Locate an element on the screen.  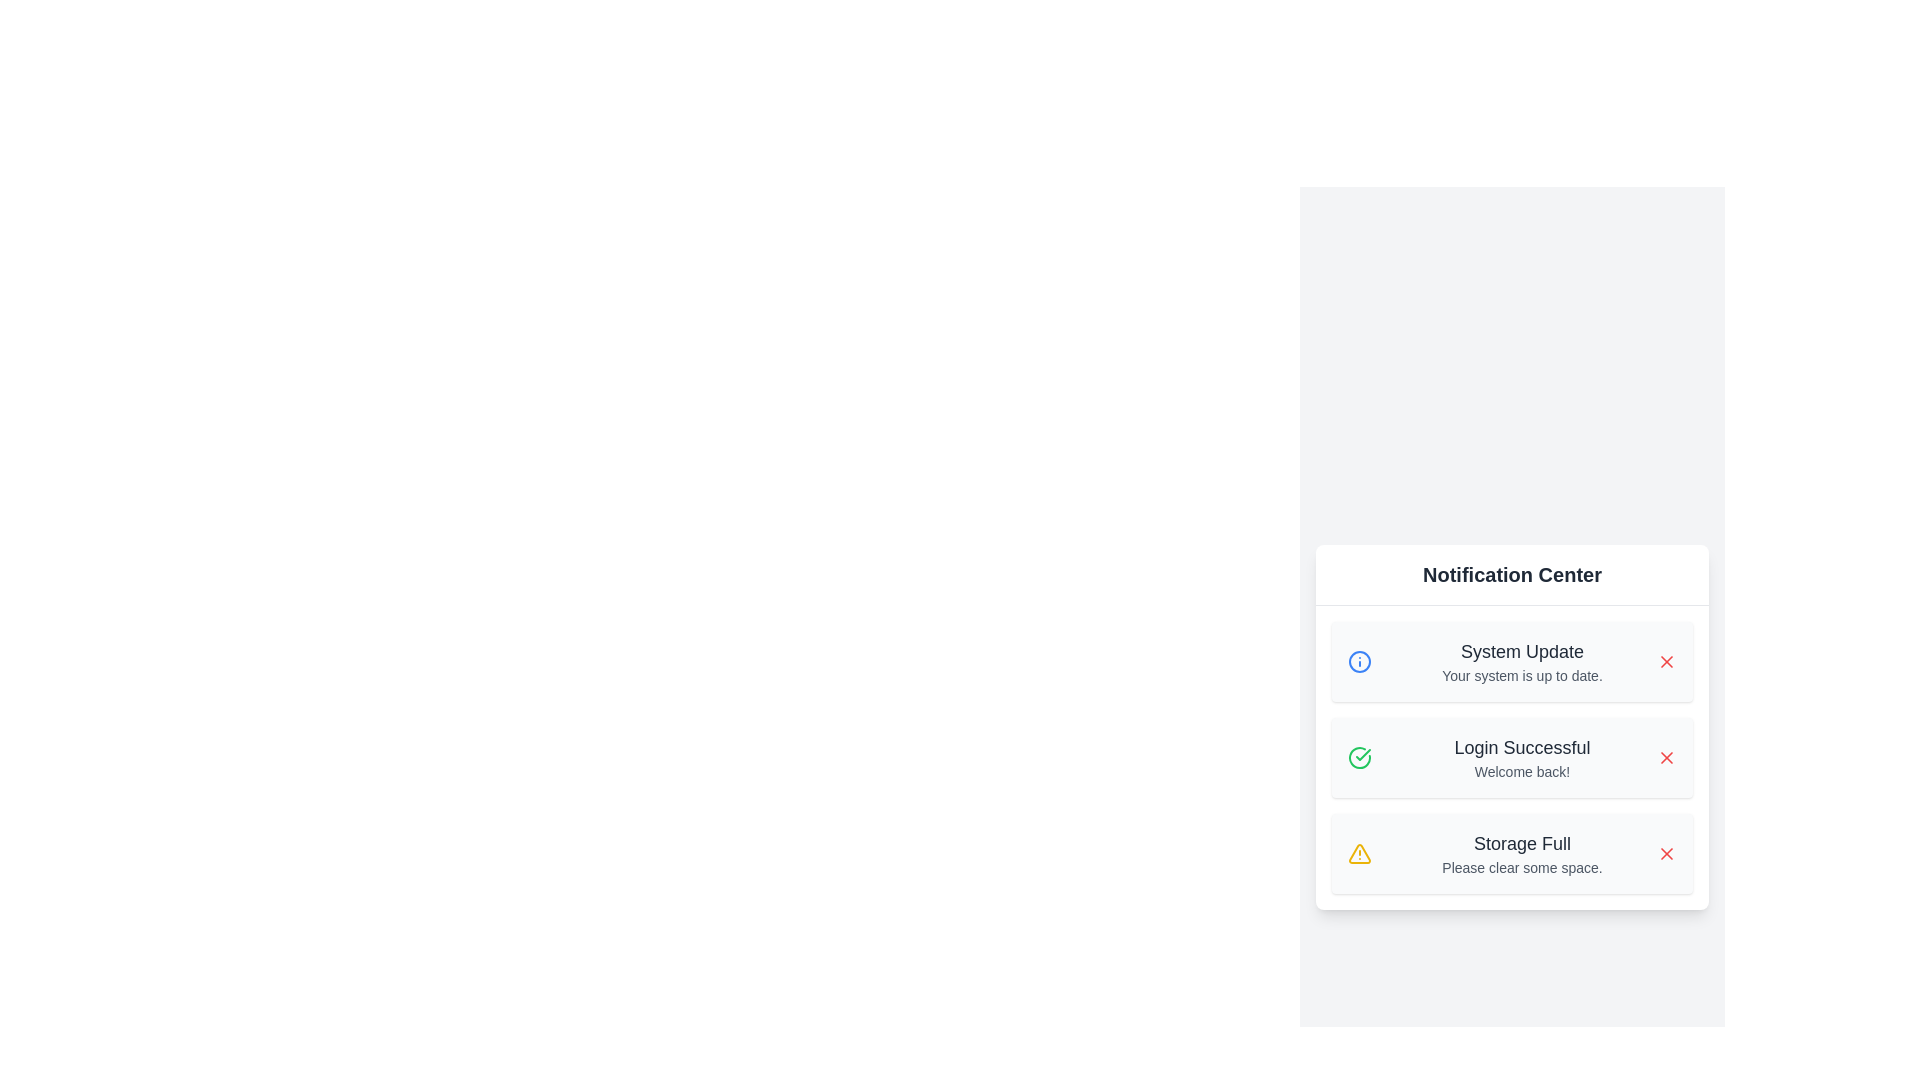
the visual state of the icon indicating a successful action related to the 'Login Successful' message, located to the left of the text in the 'Notification Center' is located at coordinates (1359, 756).